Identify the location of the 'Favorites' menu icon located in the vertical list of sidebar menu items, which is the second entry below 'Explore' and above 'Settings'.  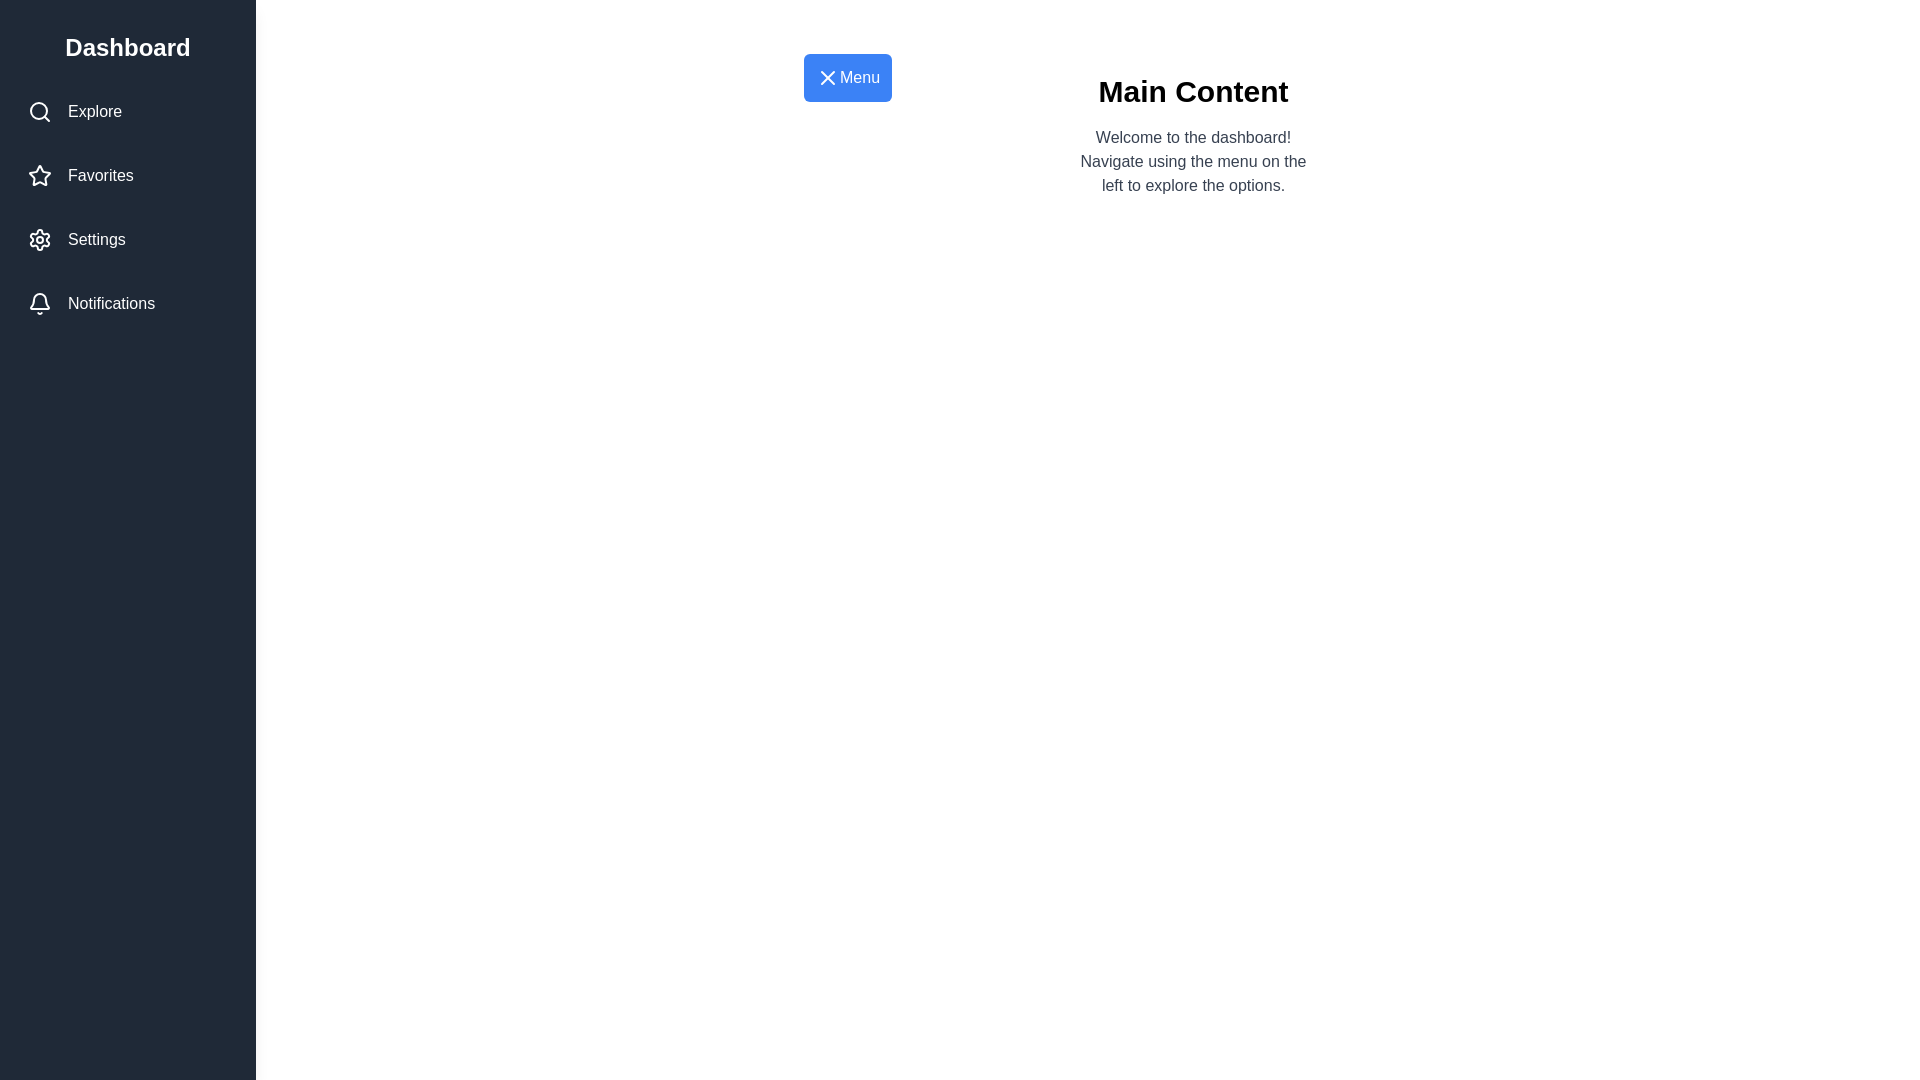
(39, 174).